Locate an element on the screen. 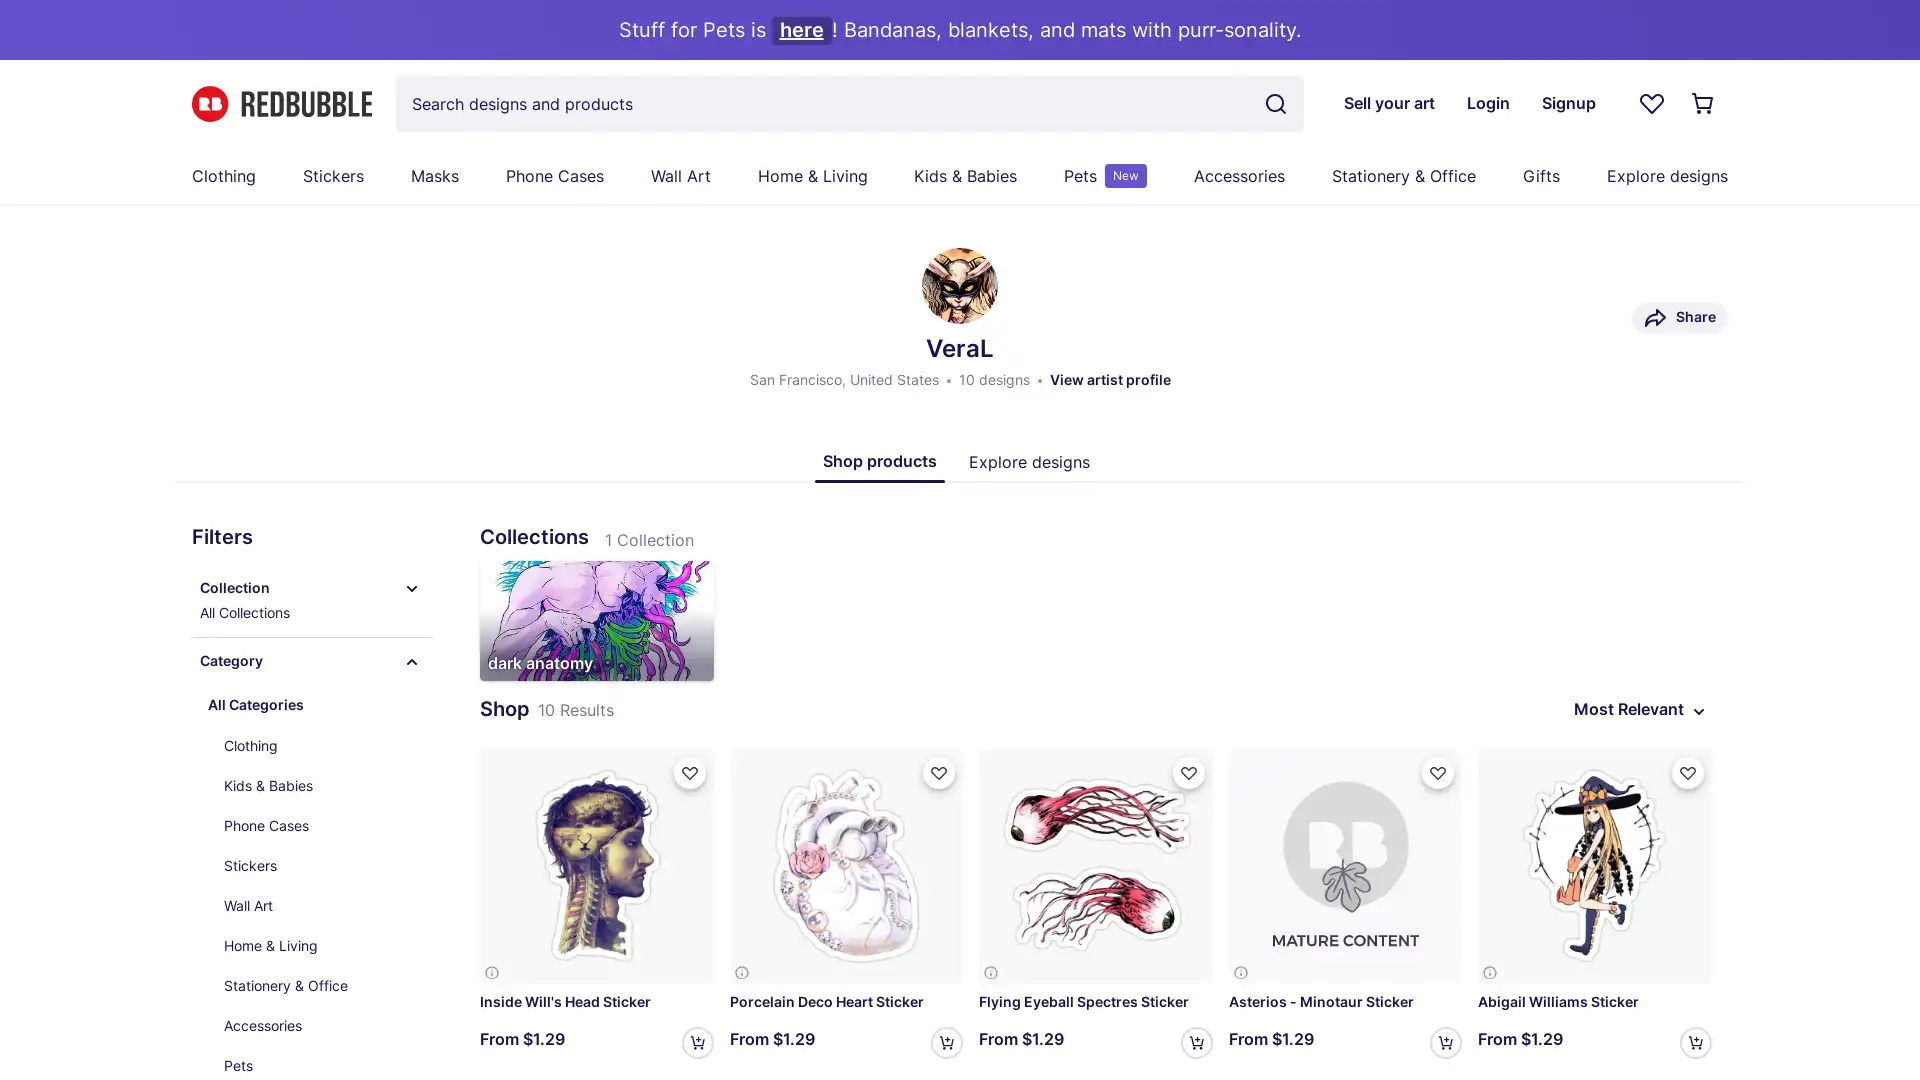 The width and height of the screenshot is (1920, 1080). Favorite is located at coordinates (938, 771).